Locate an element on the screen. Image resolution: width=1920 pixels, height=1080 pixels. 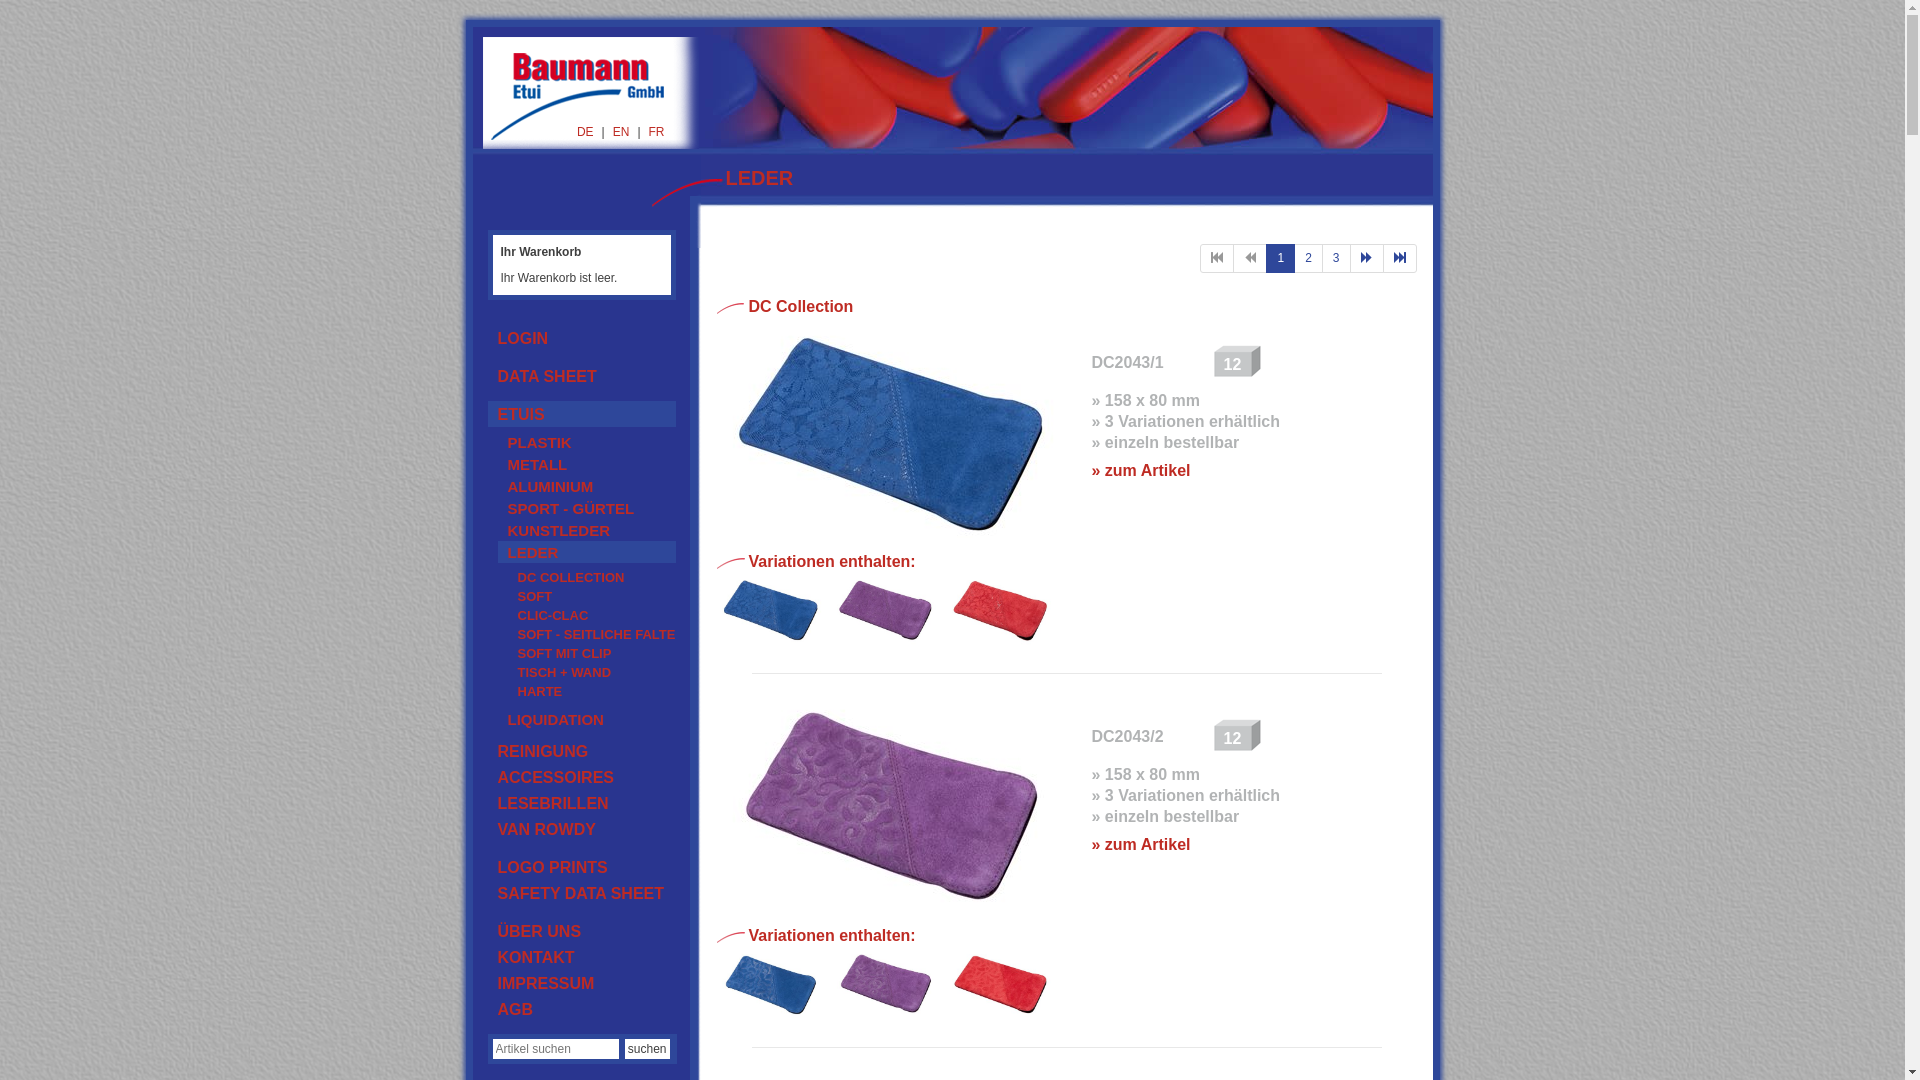
'TISCH + WAND' is located at coordinates (590, 671).